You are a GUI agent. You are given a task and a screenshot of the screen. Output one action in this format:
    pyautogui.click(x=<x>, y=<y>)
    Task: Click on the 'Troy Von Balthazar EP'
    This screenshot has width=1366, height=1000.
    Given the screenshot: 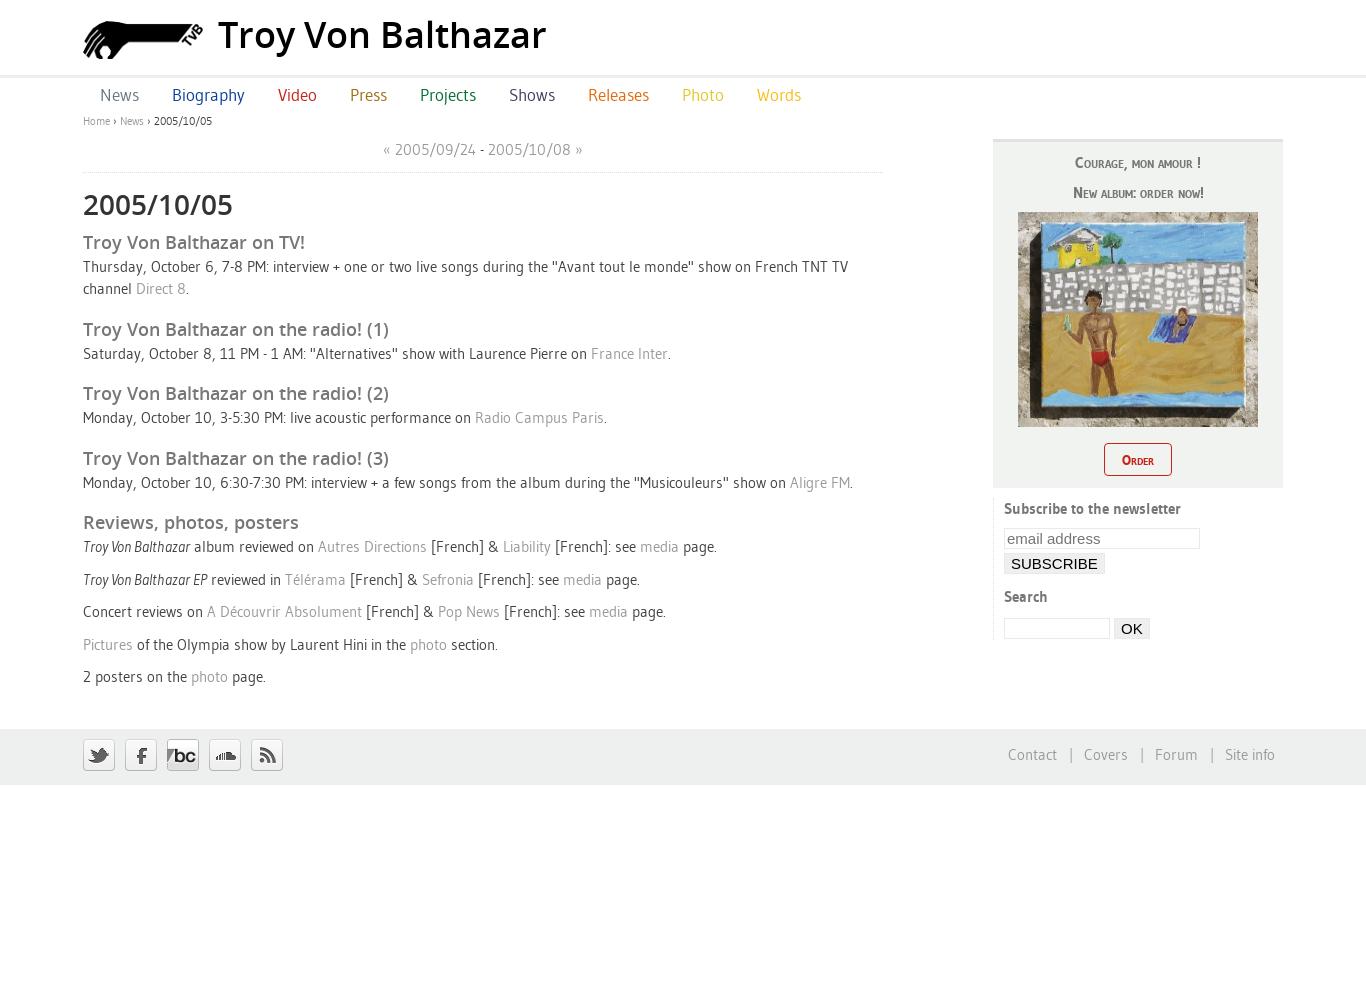 What is the action you would take?
    pyautogui.click(x=83, y=577)
    